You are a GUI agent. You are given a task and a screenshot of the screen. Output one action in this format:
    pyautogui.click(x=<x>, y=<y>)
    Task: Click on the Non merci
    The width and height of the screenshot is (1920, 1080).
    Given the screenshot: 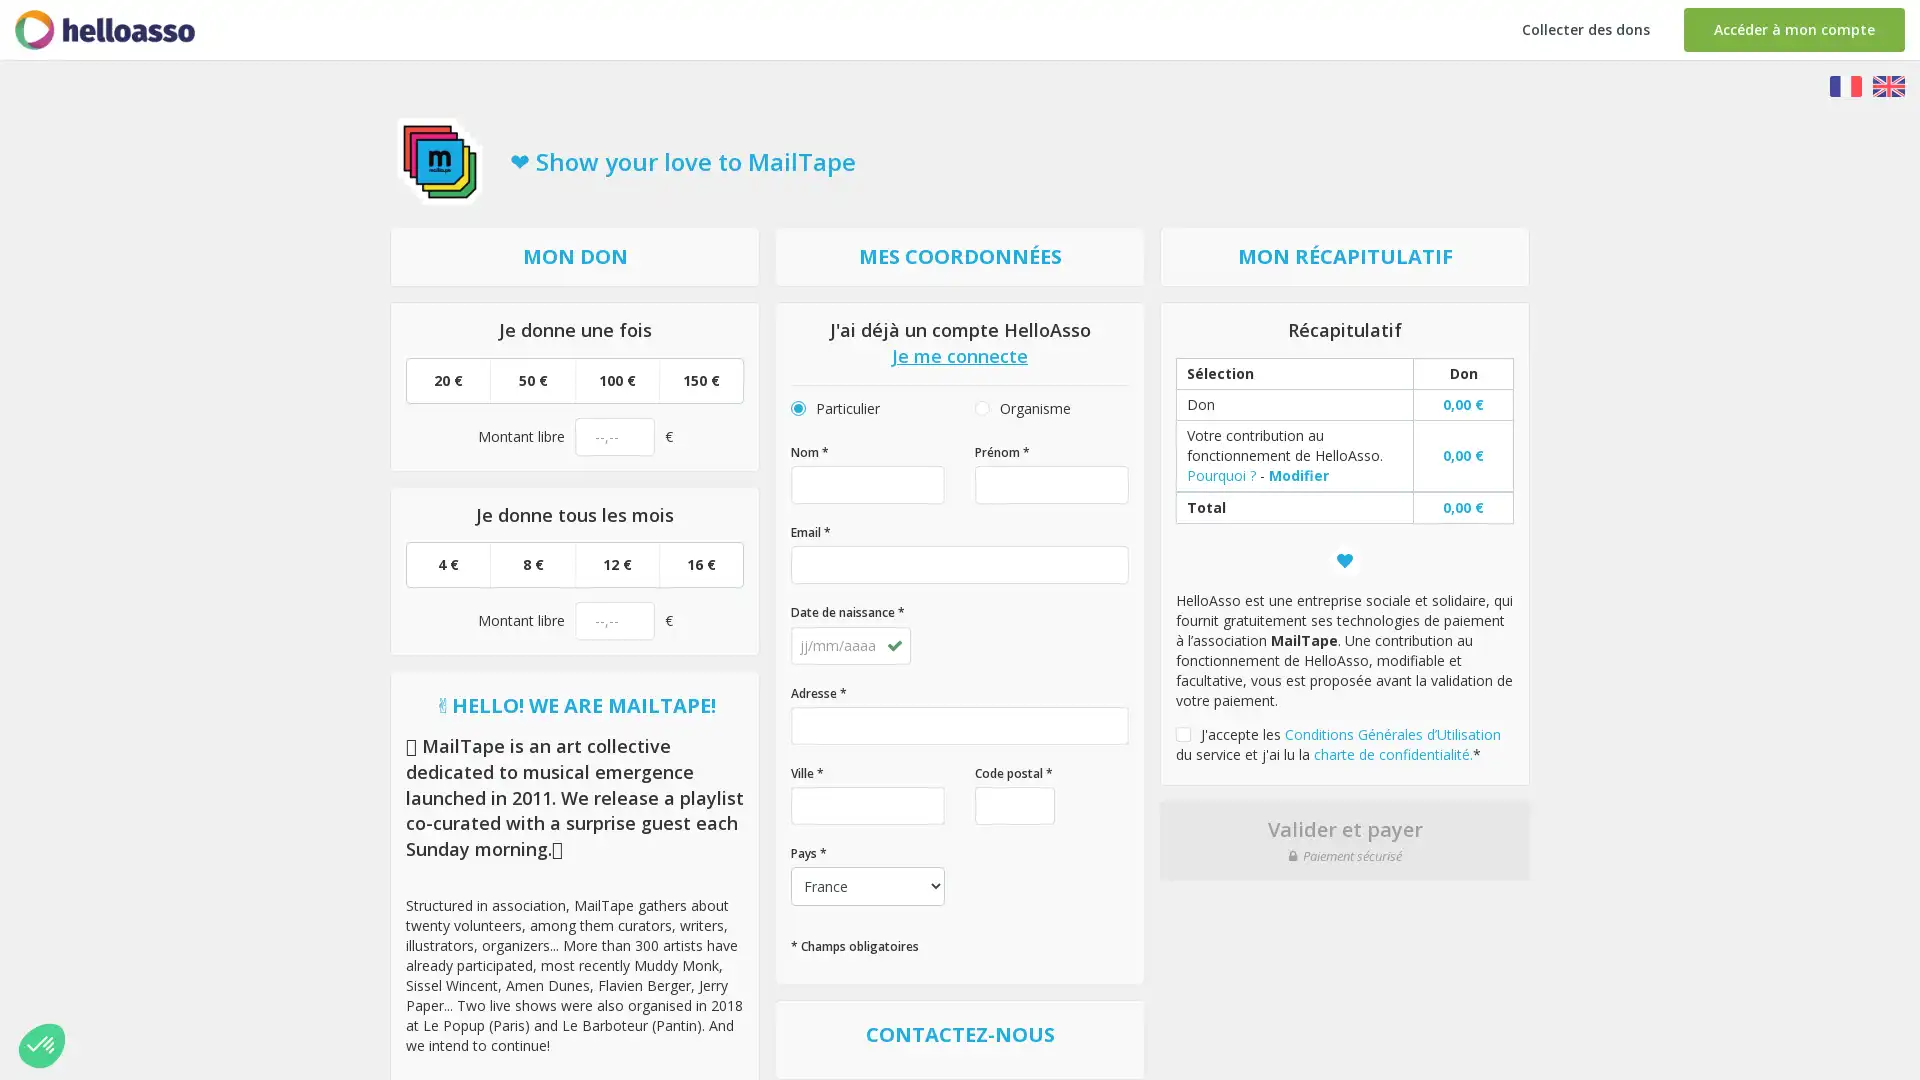 What is the action you would take?
    pyautogui.click(x=89, y=978)
    